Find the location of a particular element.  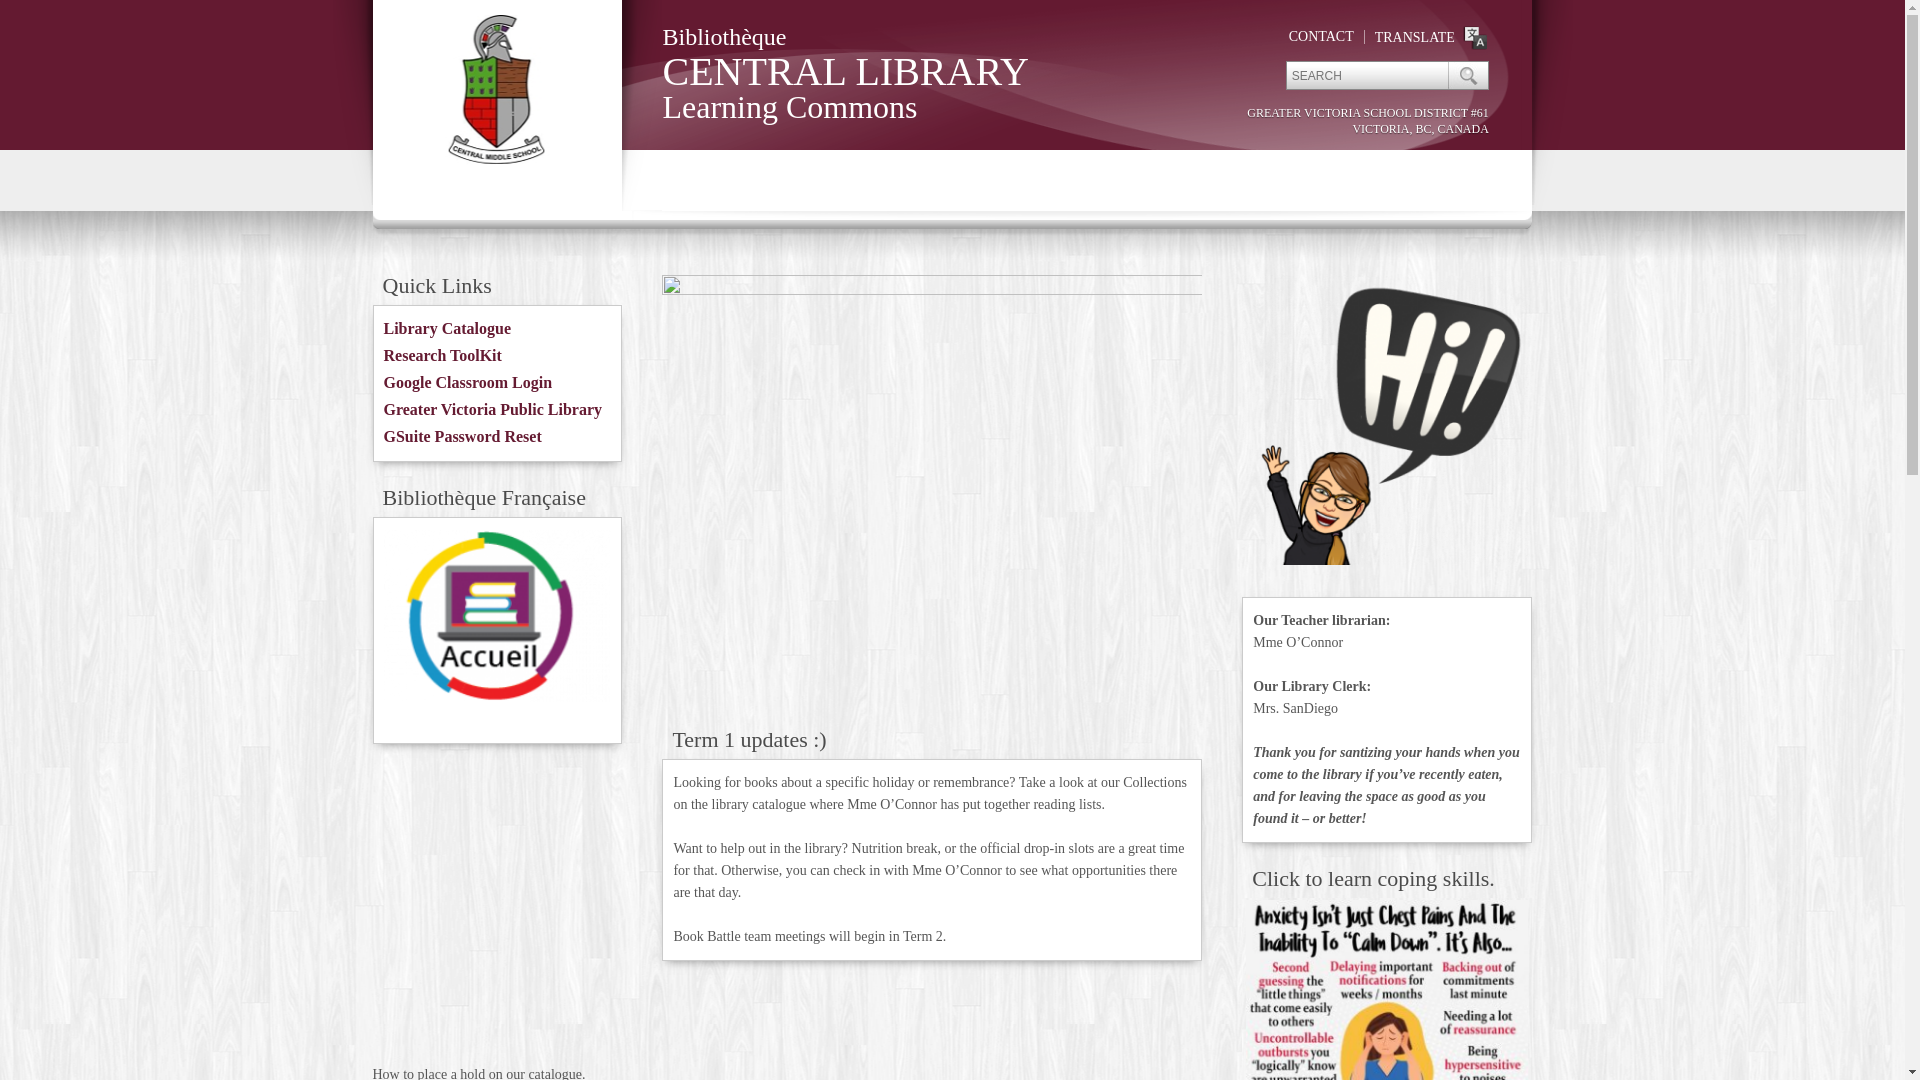

'GSuite Password Reset' is located at coordinates (461, 435).